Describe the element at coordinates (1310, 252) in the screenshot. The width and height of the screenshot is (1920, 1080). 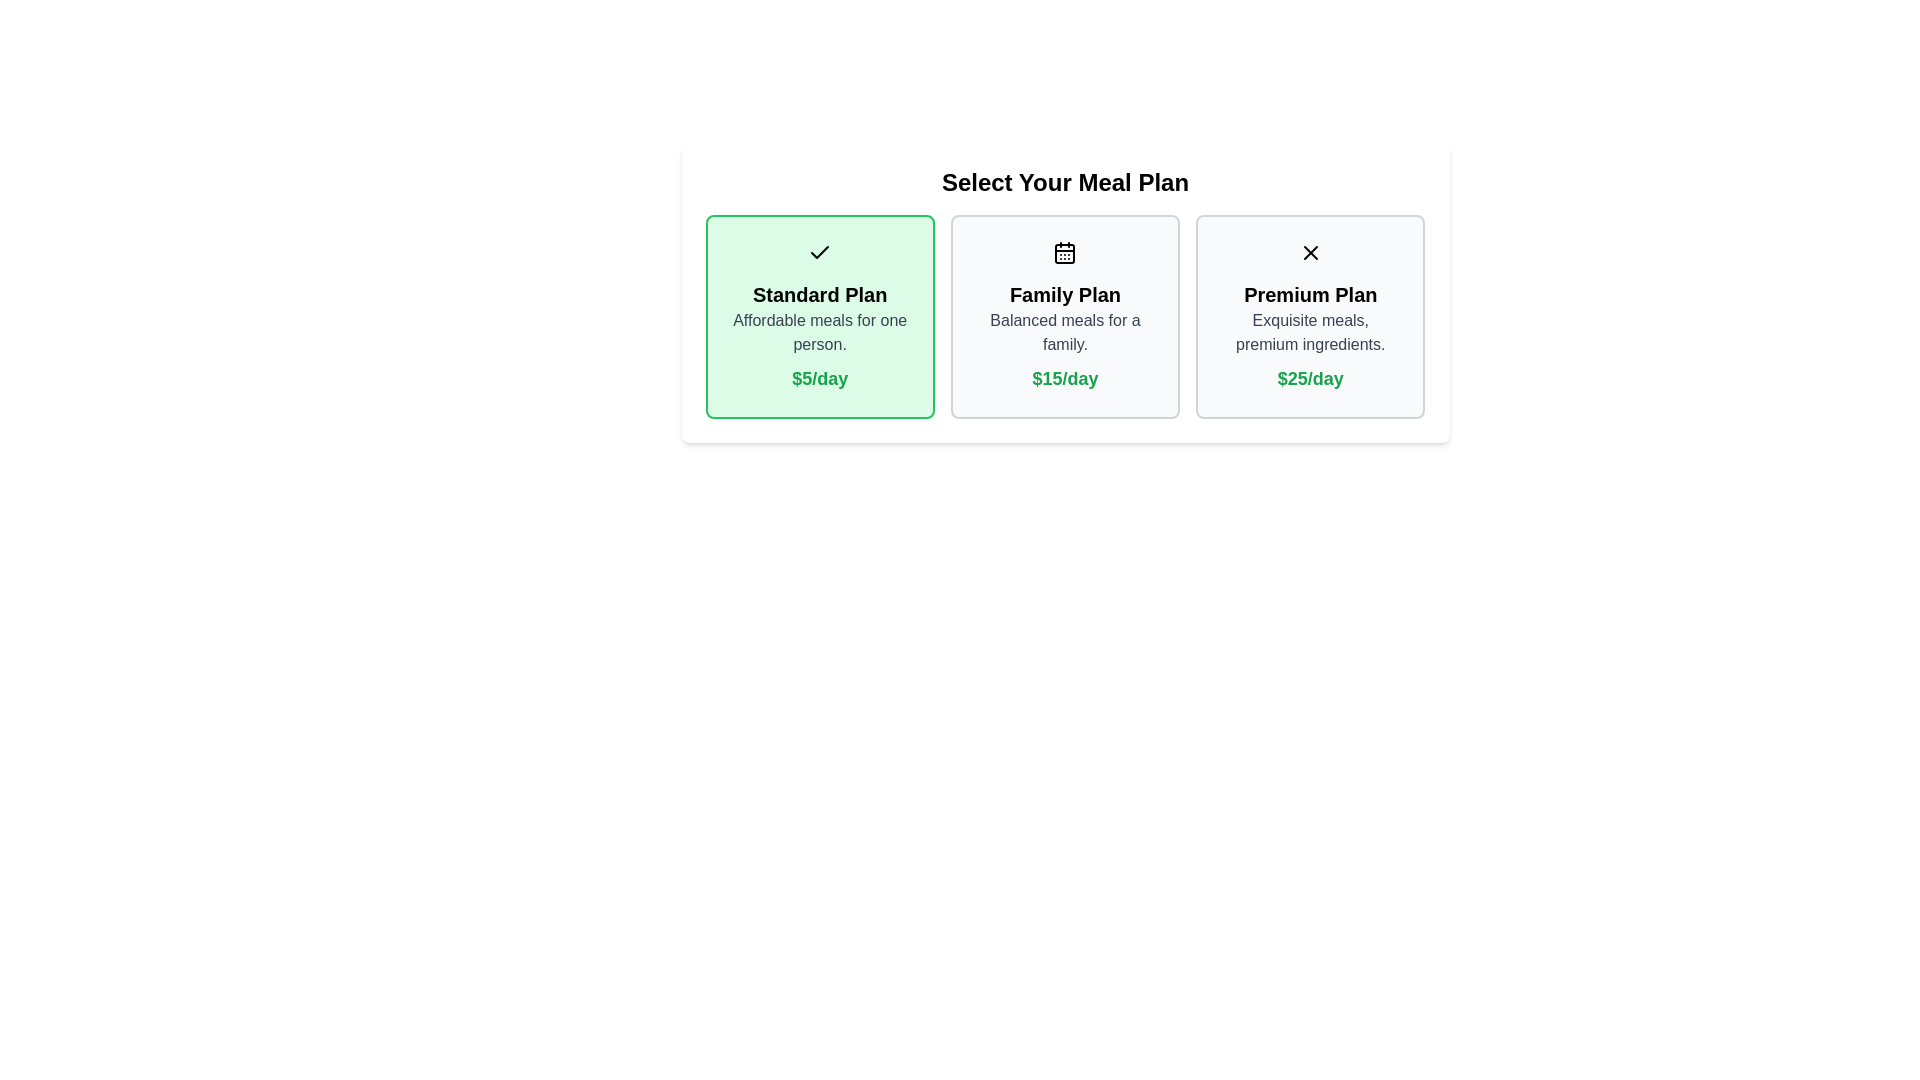
I see `the Icon or Decorative Glyph located at the top-right side of the 'Premium Plan' card, which serves as a visual marker to indicate its status` at that location.